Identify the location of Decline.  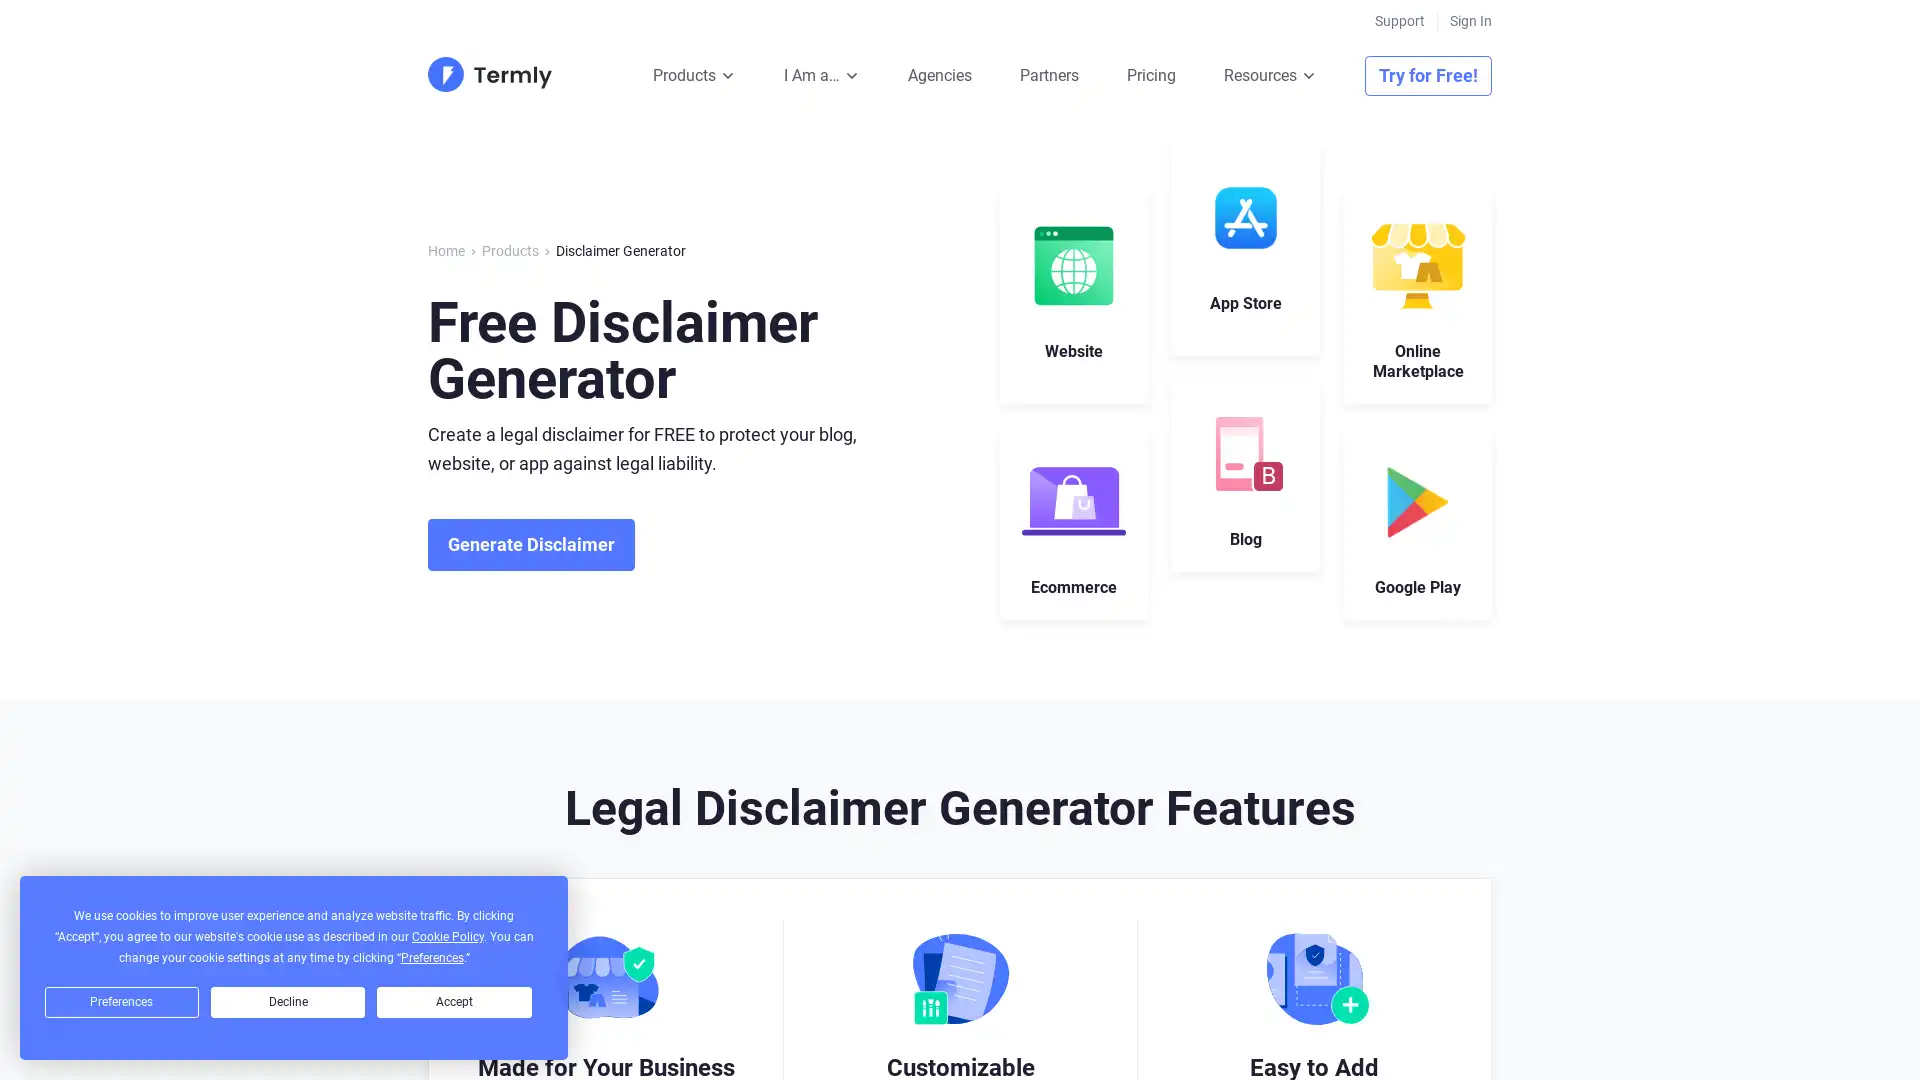
(287, 1002).